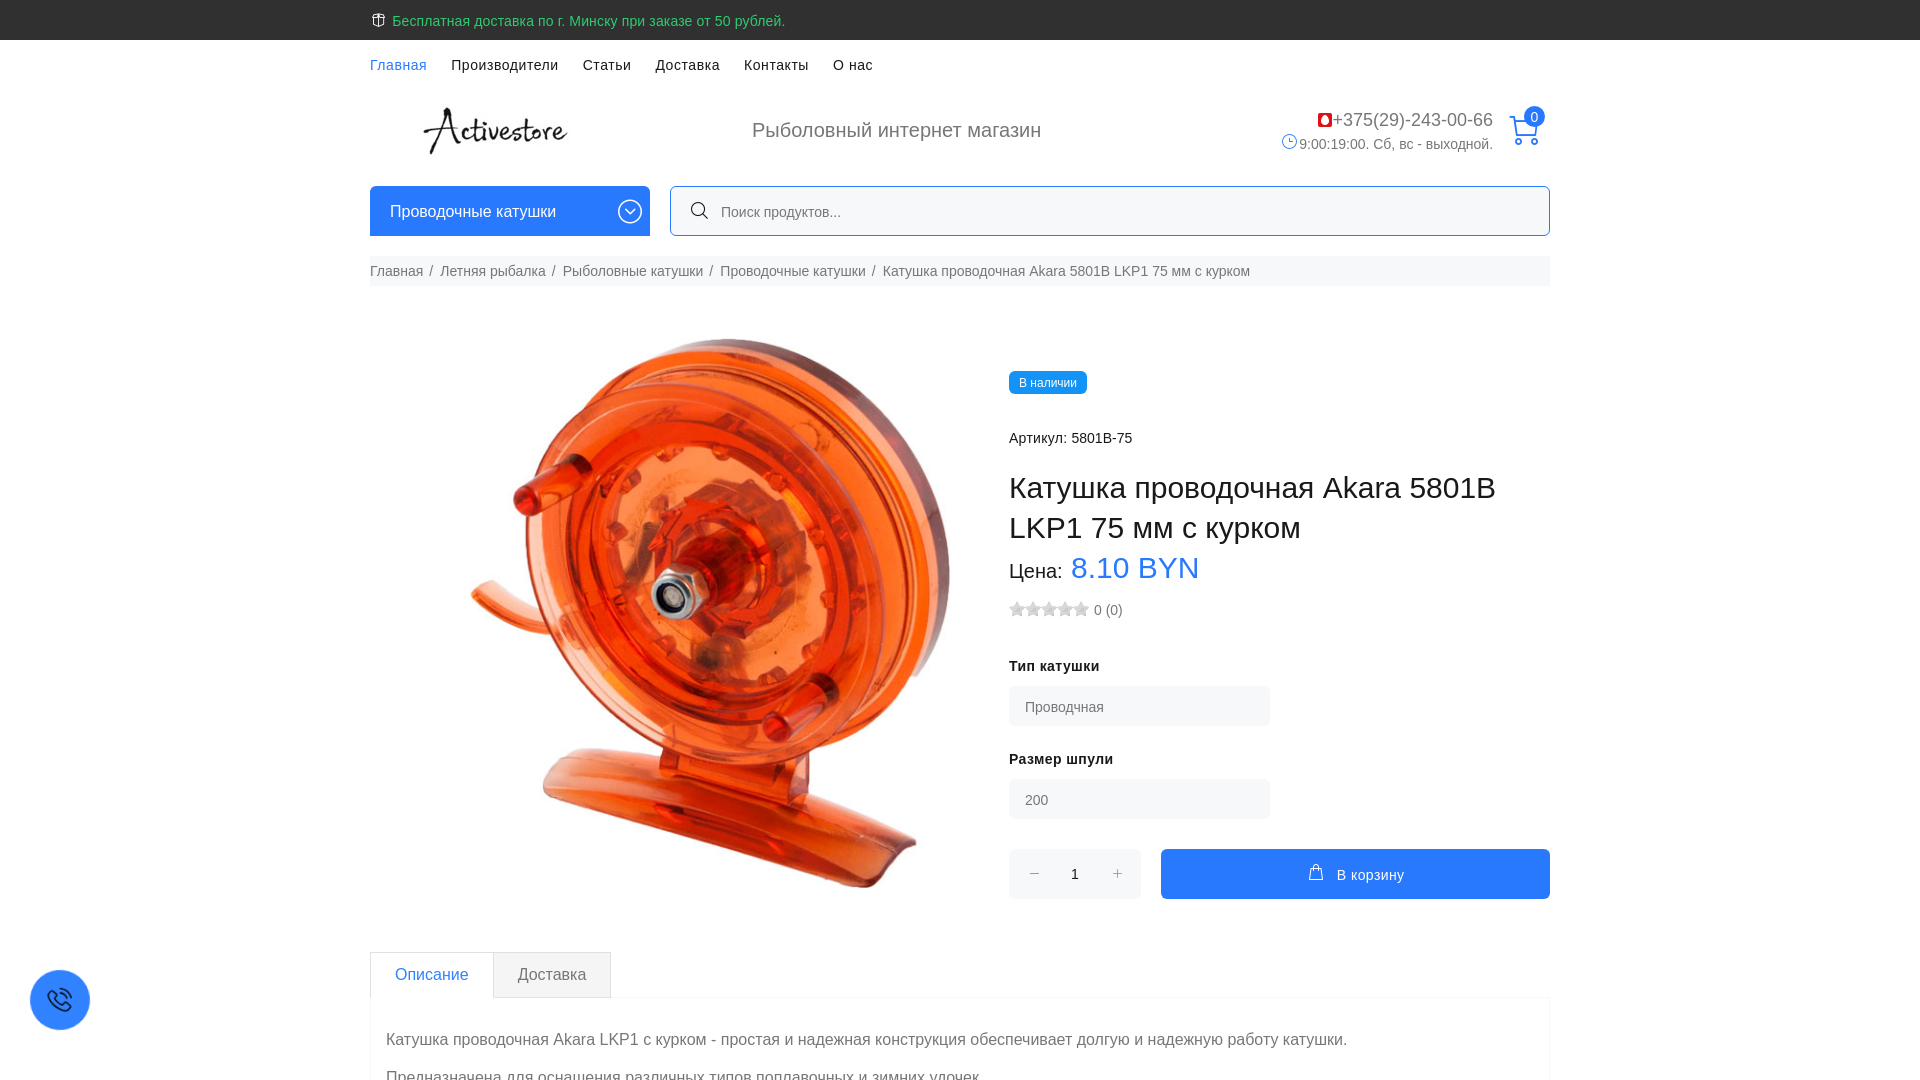  I want to click on '0', so click(1522, 131).